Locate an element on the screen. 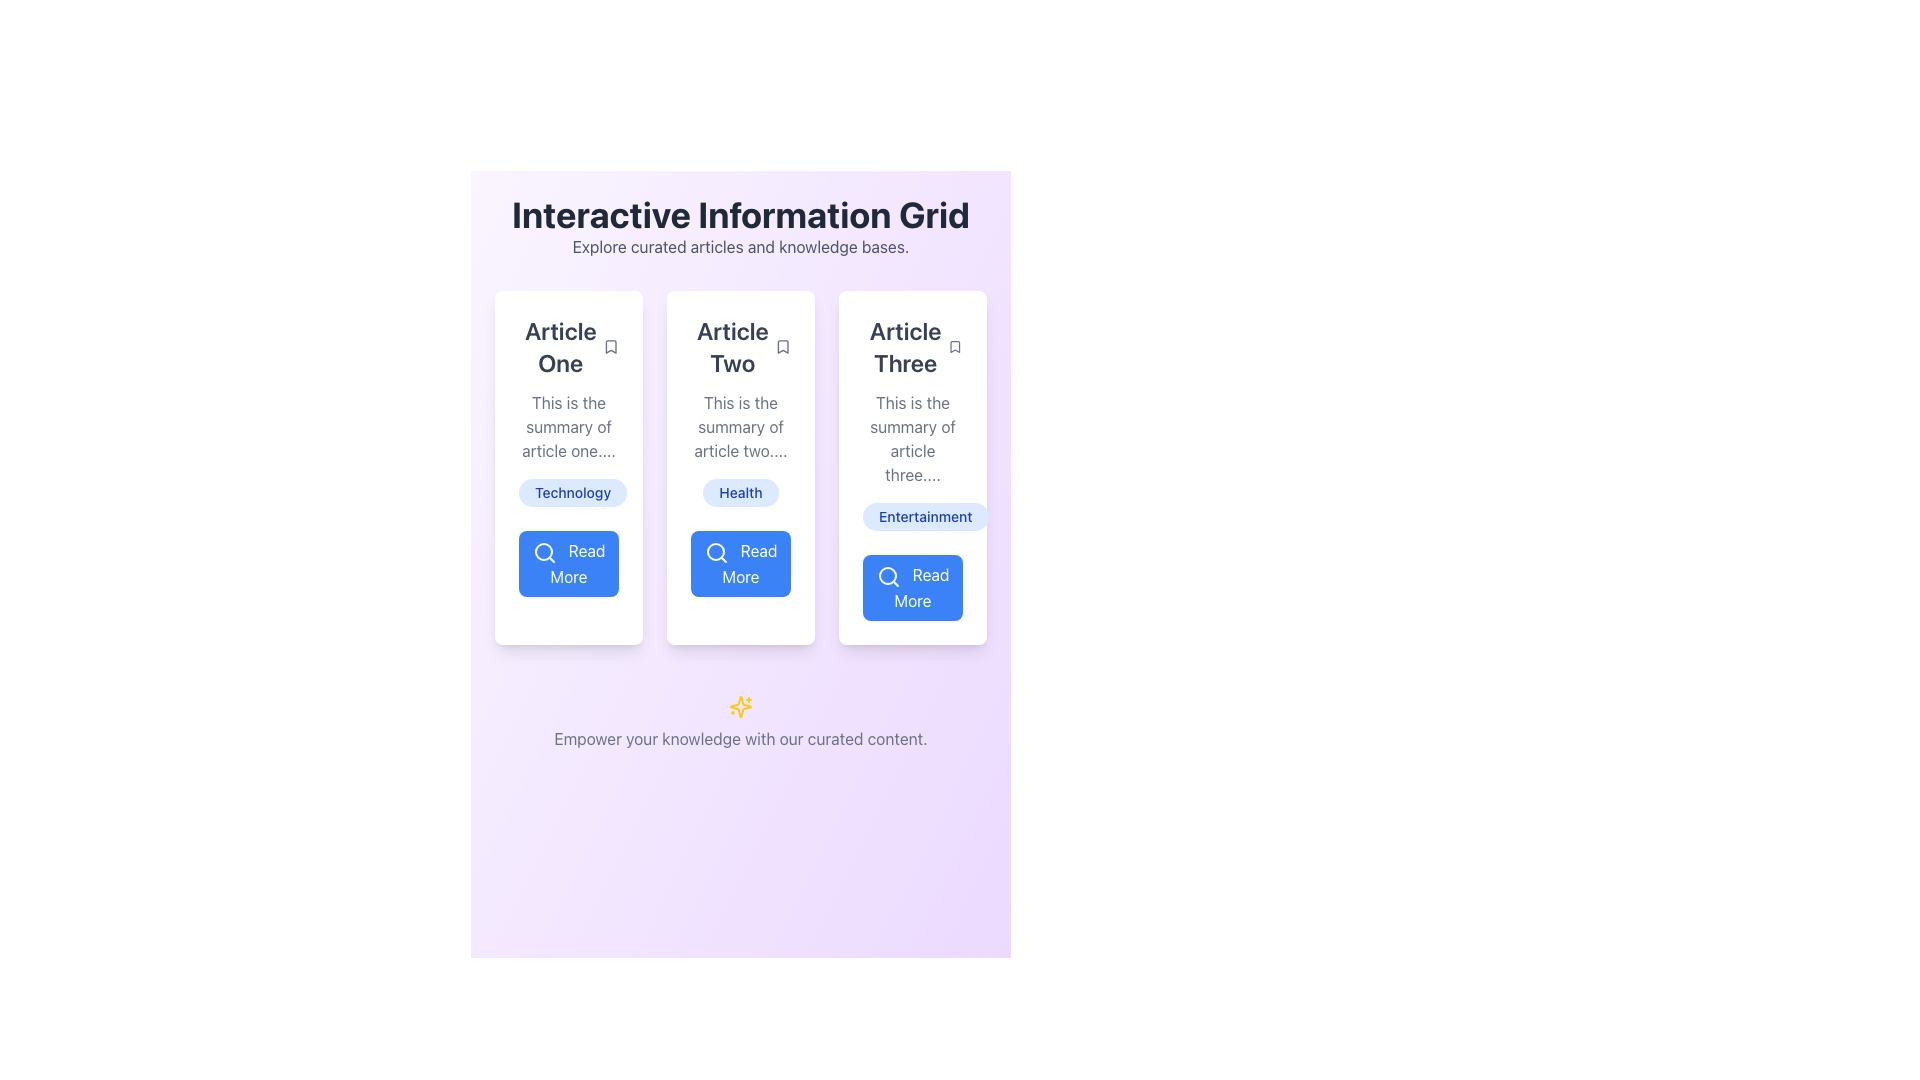 This screenshot has height=1080, width=1920. text block that says 'Empower your knowledge with our curated content.' located at the bottom of the interface, beneath the yellow sparkles icon is located at coordinates (739, 737).